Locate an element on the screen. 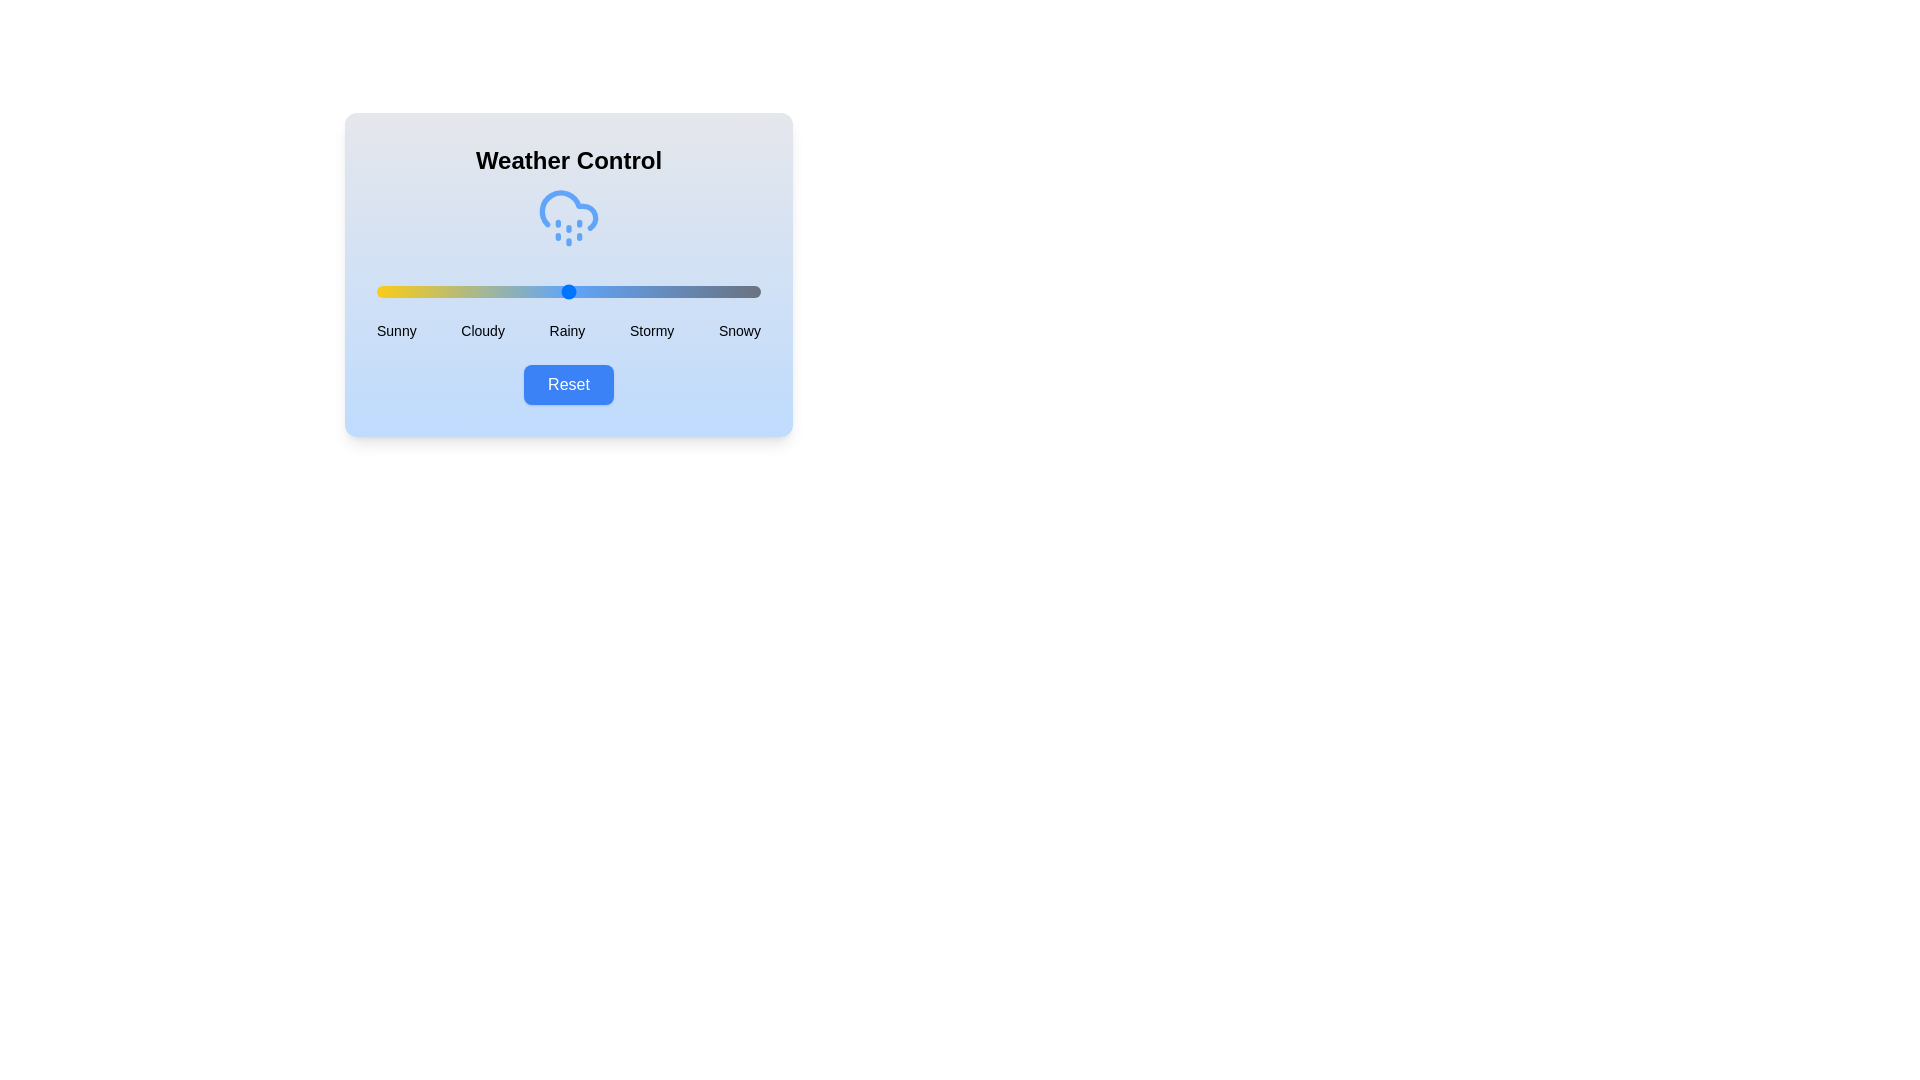  the weather condition slider to 26 is located at coordinates (475, 292).